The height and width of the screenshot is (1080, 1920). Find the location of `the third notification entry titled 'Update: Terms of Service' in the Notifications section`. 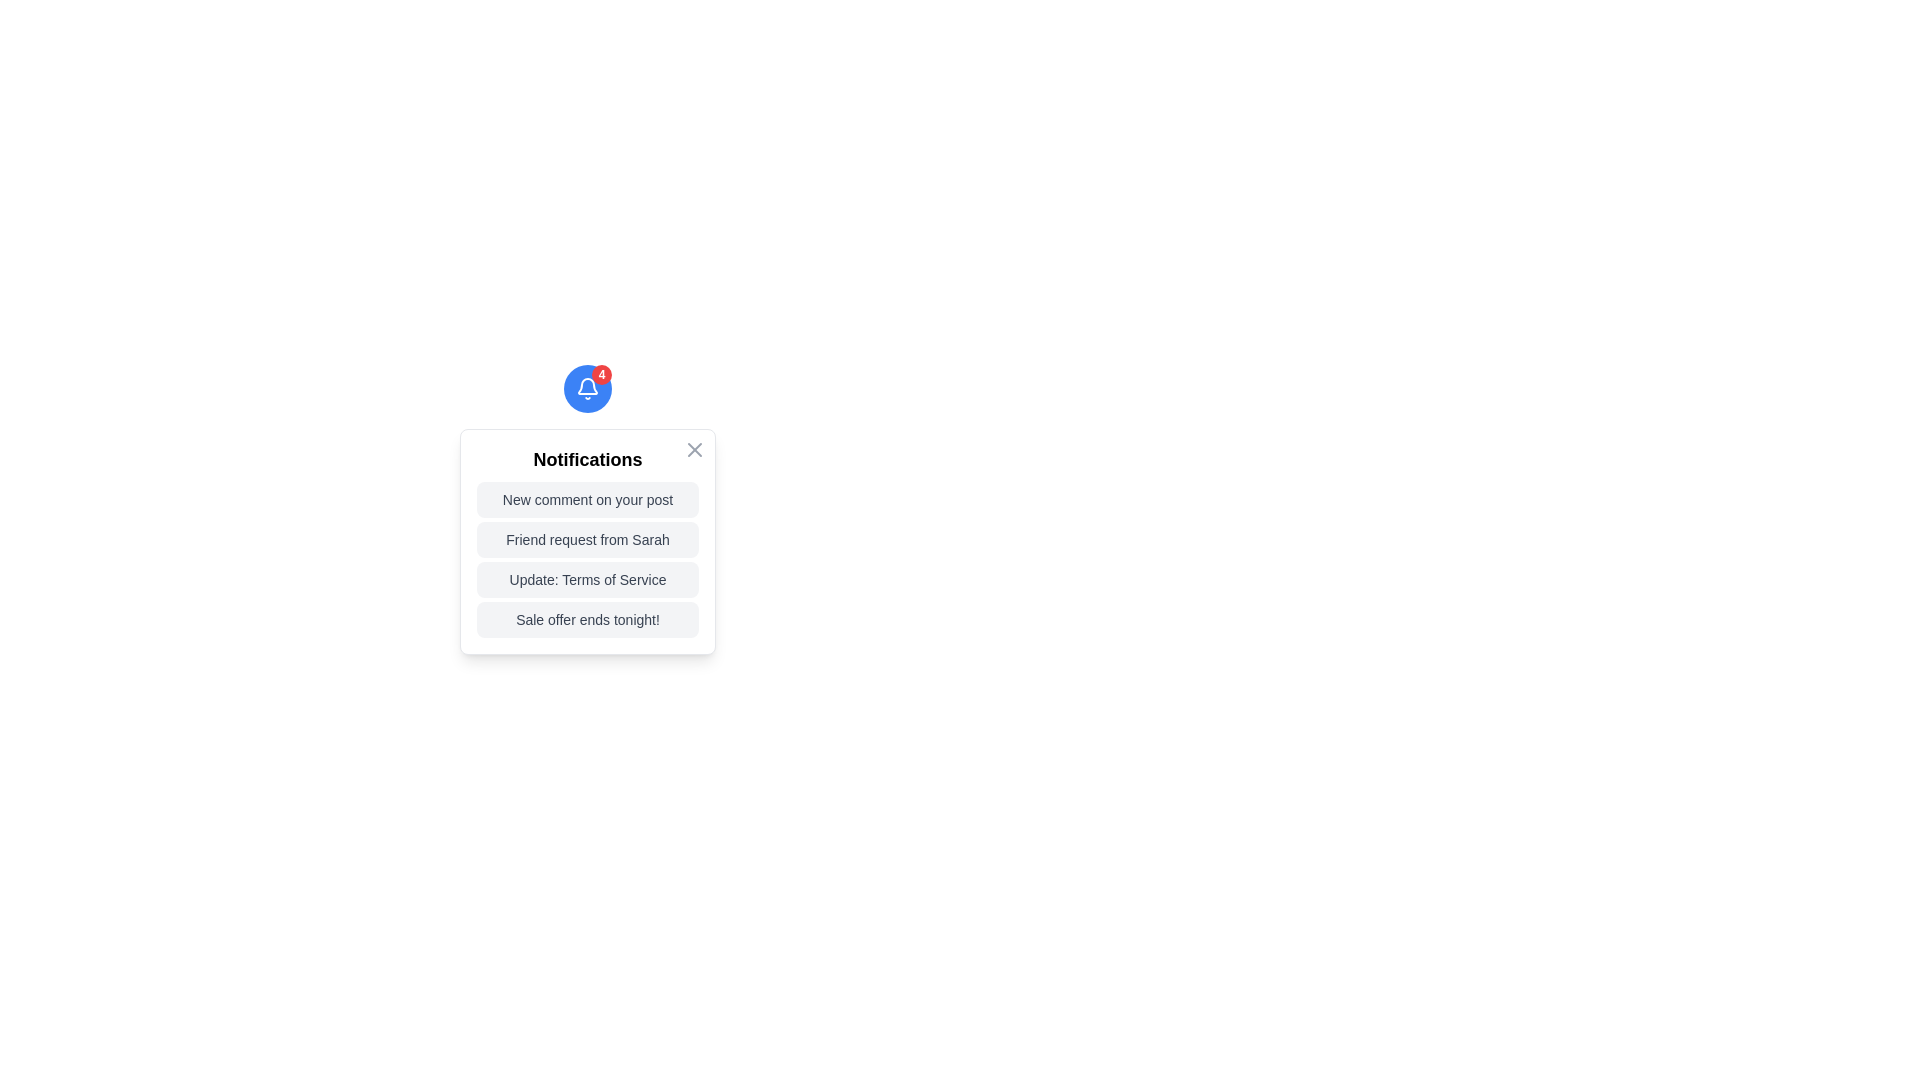

the third notification entry titled 'Update: Terms of Service' in the Notifications section is located at coordinates (587, 559).